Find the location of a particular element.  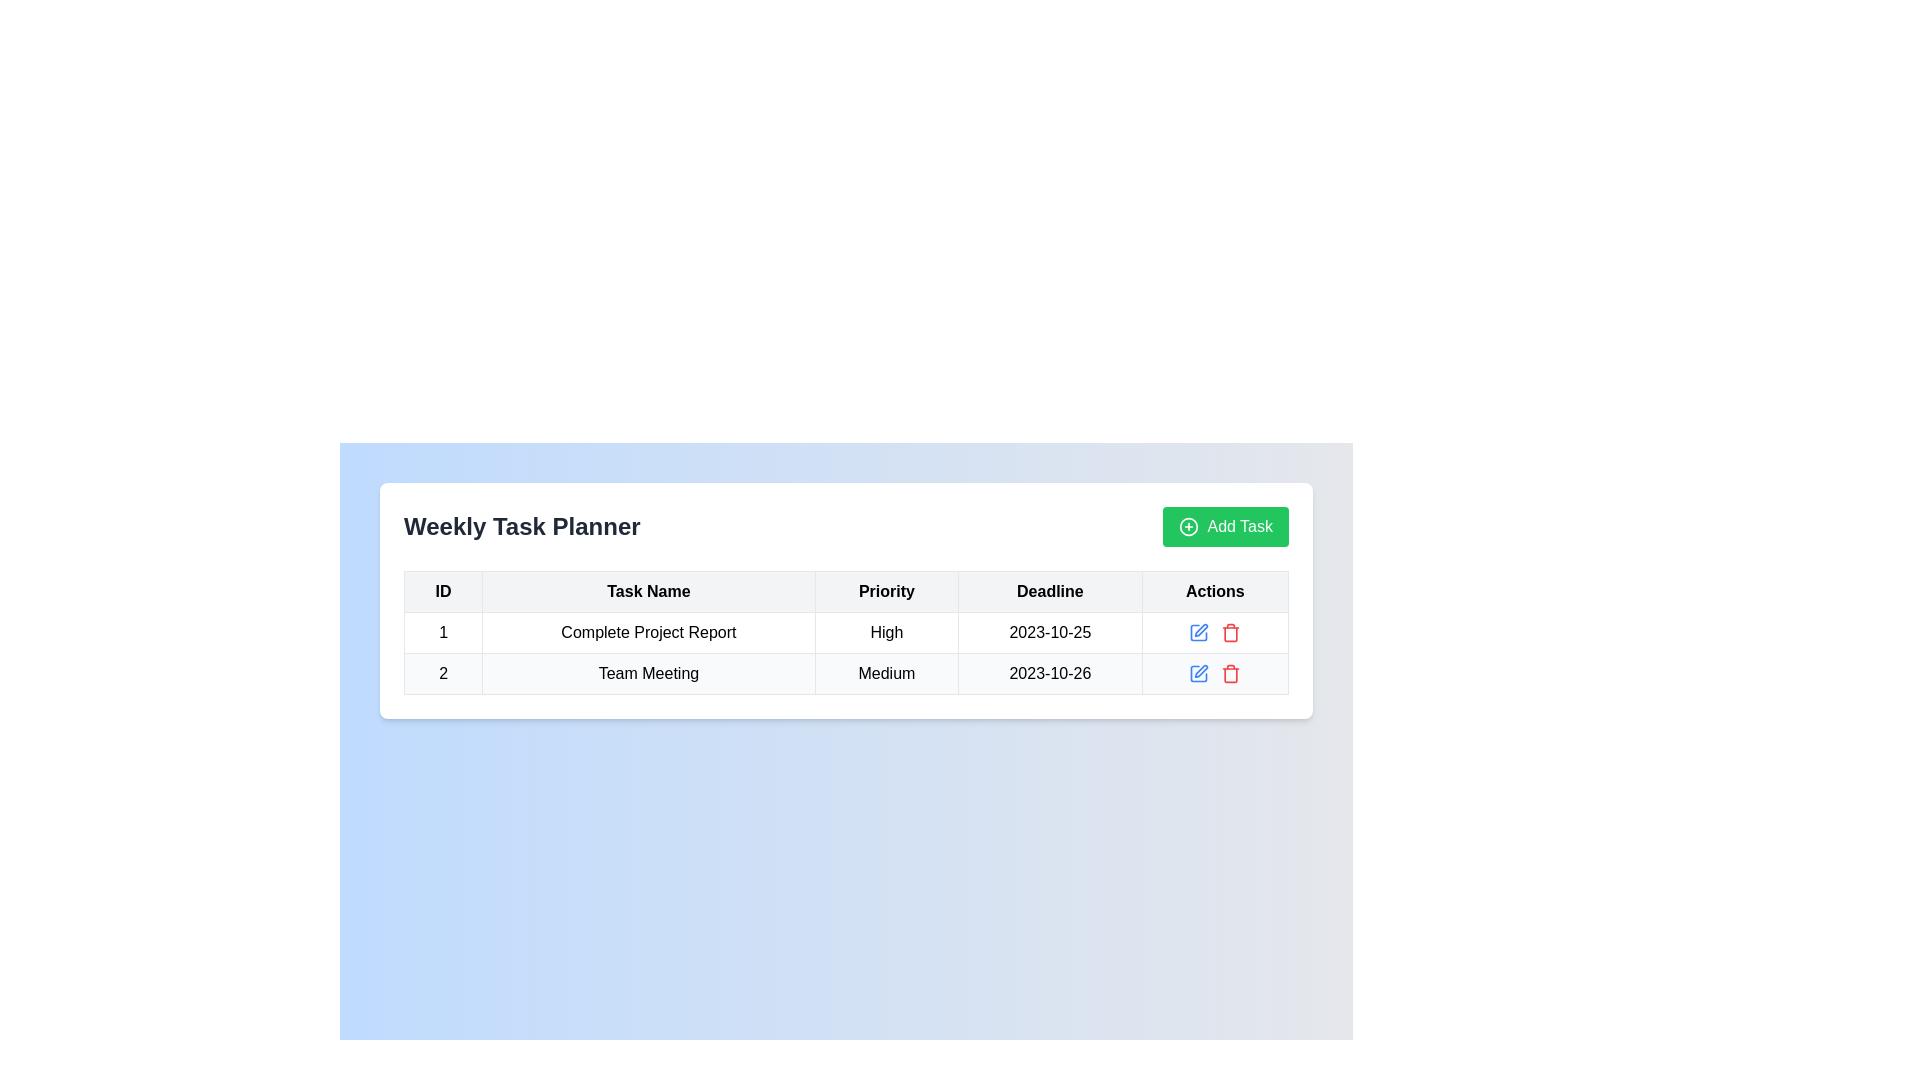

the text label displaying the deadline date for the 'Team Meeting' task in the fourth column of the second row of the table is located at coordinates (1049, 674).